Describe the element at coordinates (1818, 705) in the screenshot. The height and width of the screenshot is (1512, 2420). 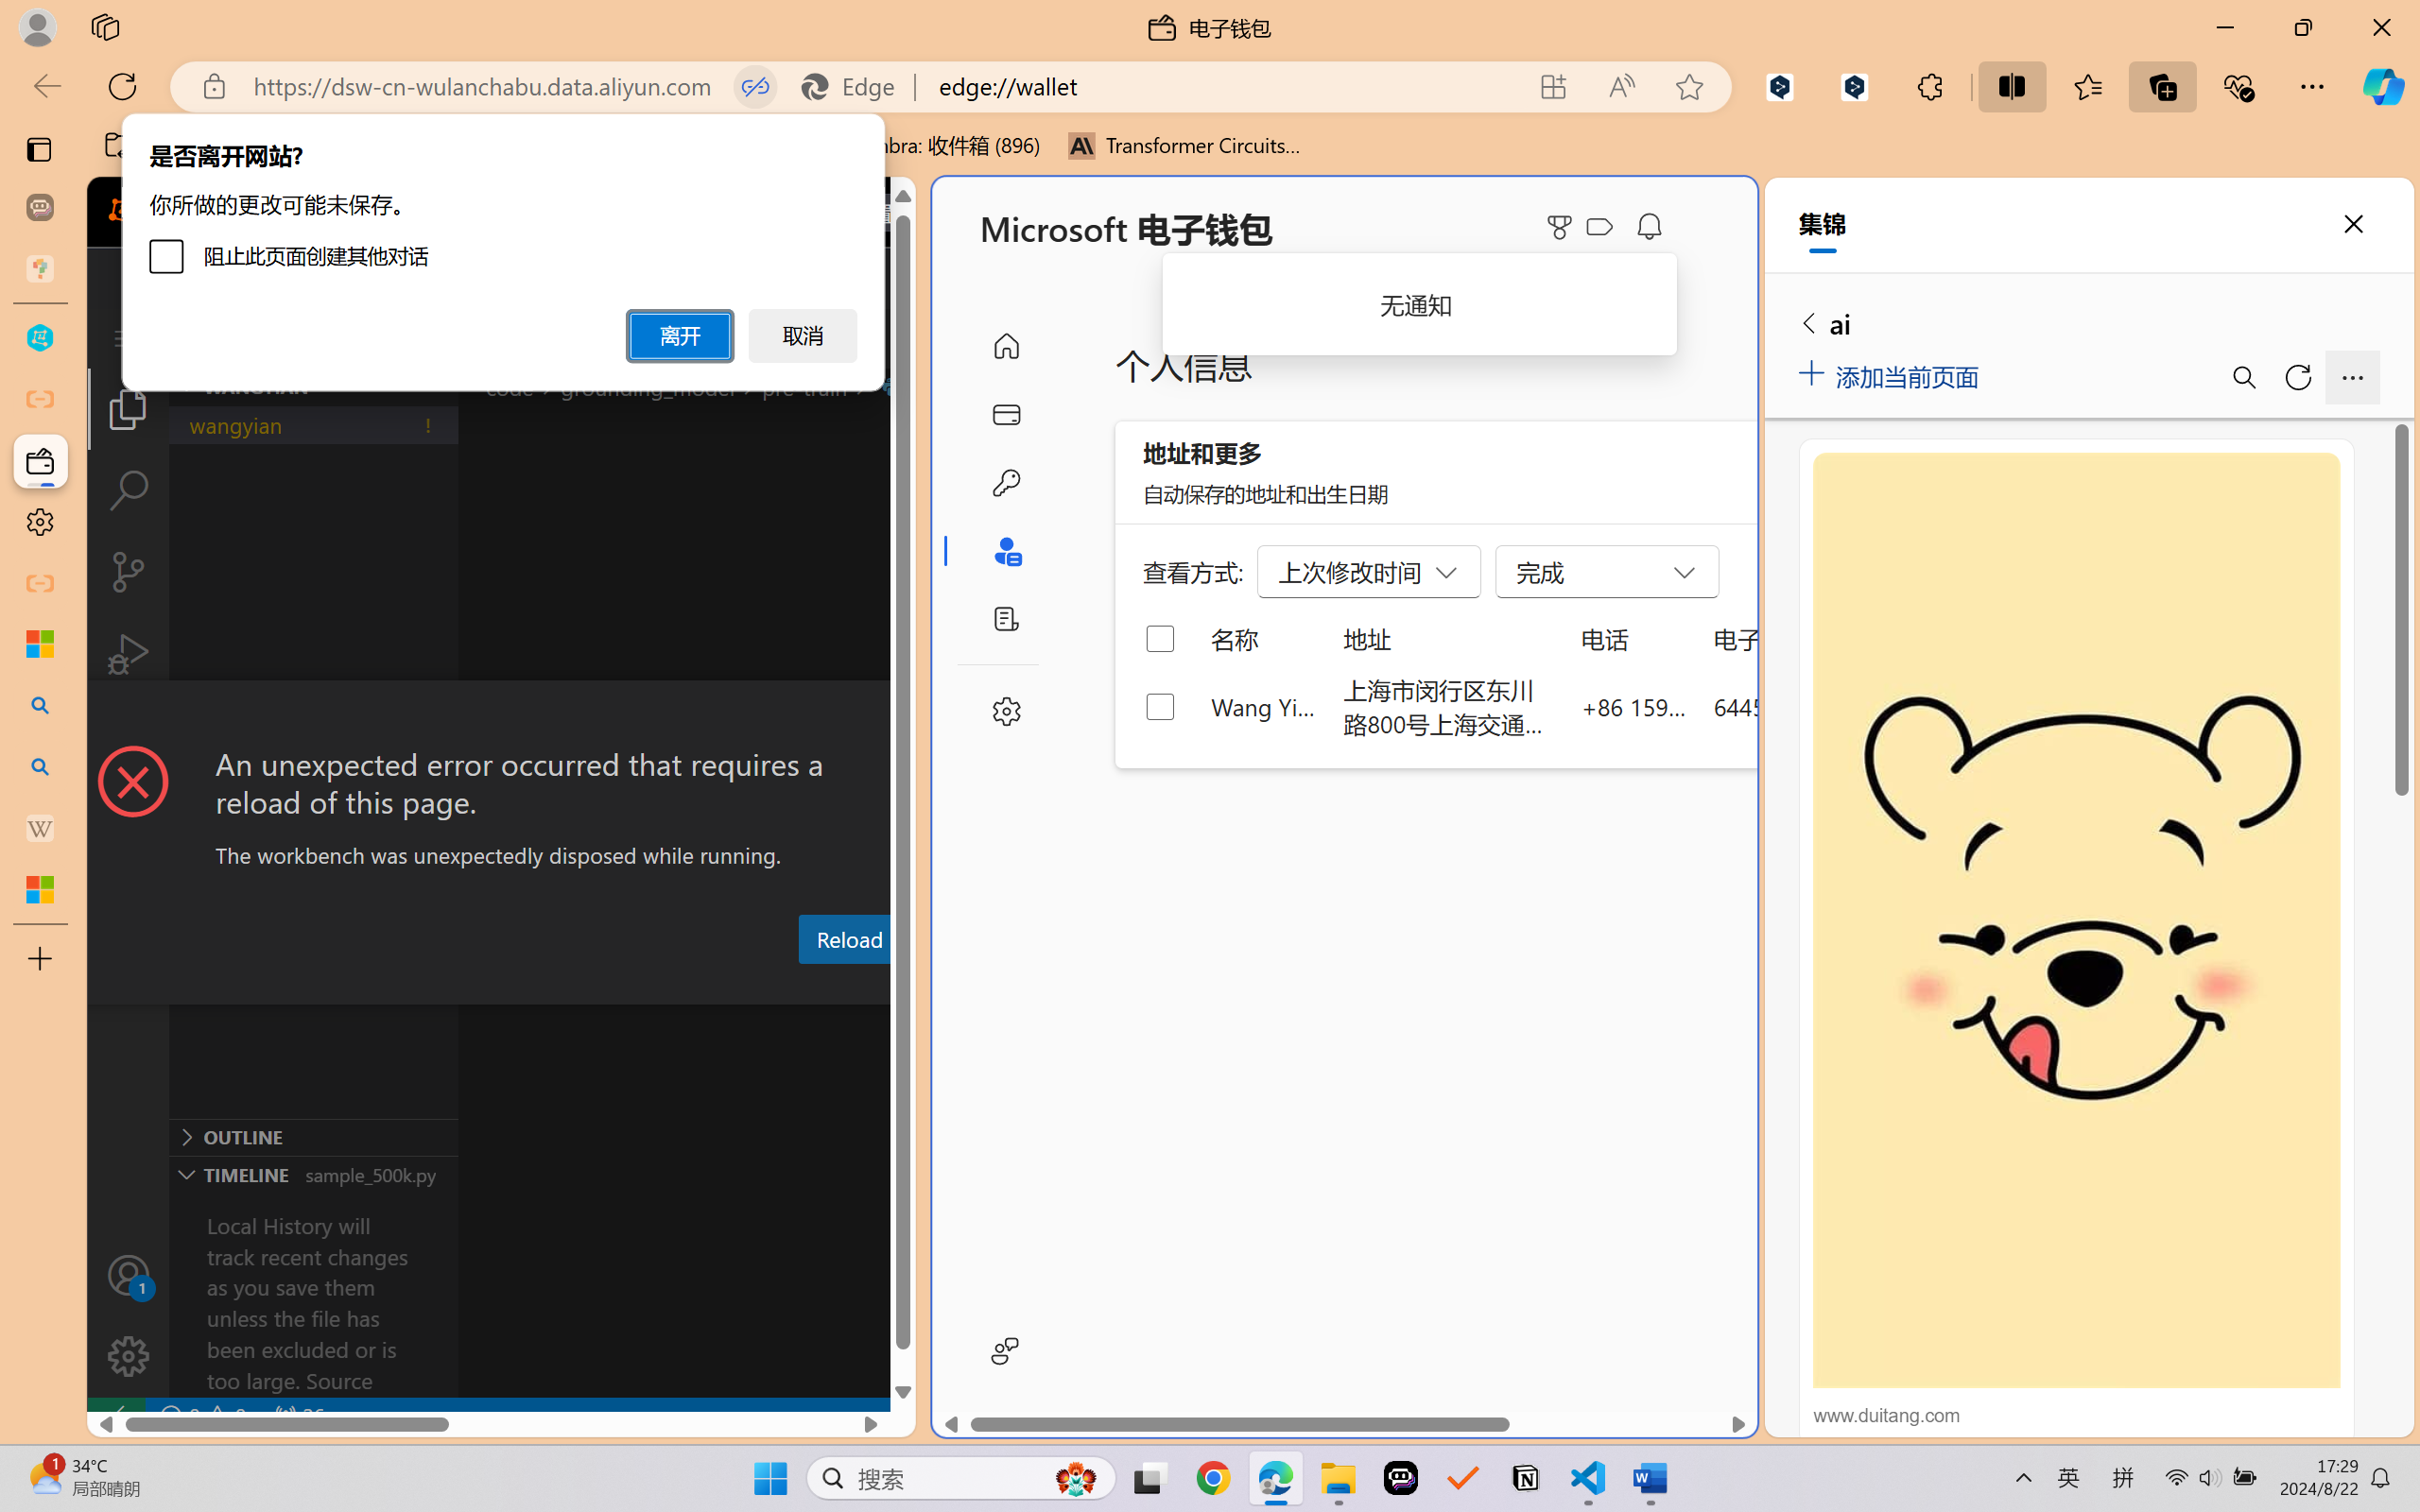
I see `'644553698@qq.com'` at that location.